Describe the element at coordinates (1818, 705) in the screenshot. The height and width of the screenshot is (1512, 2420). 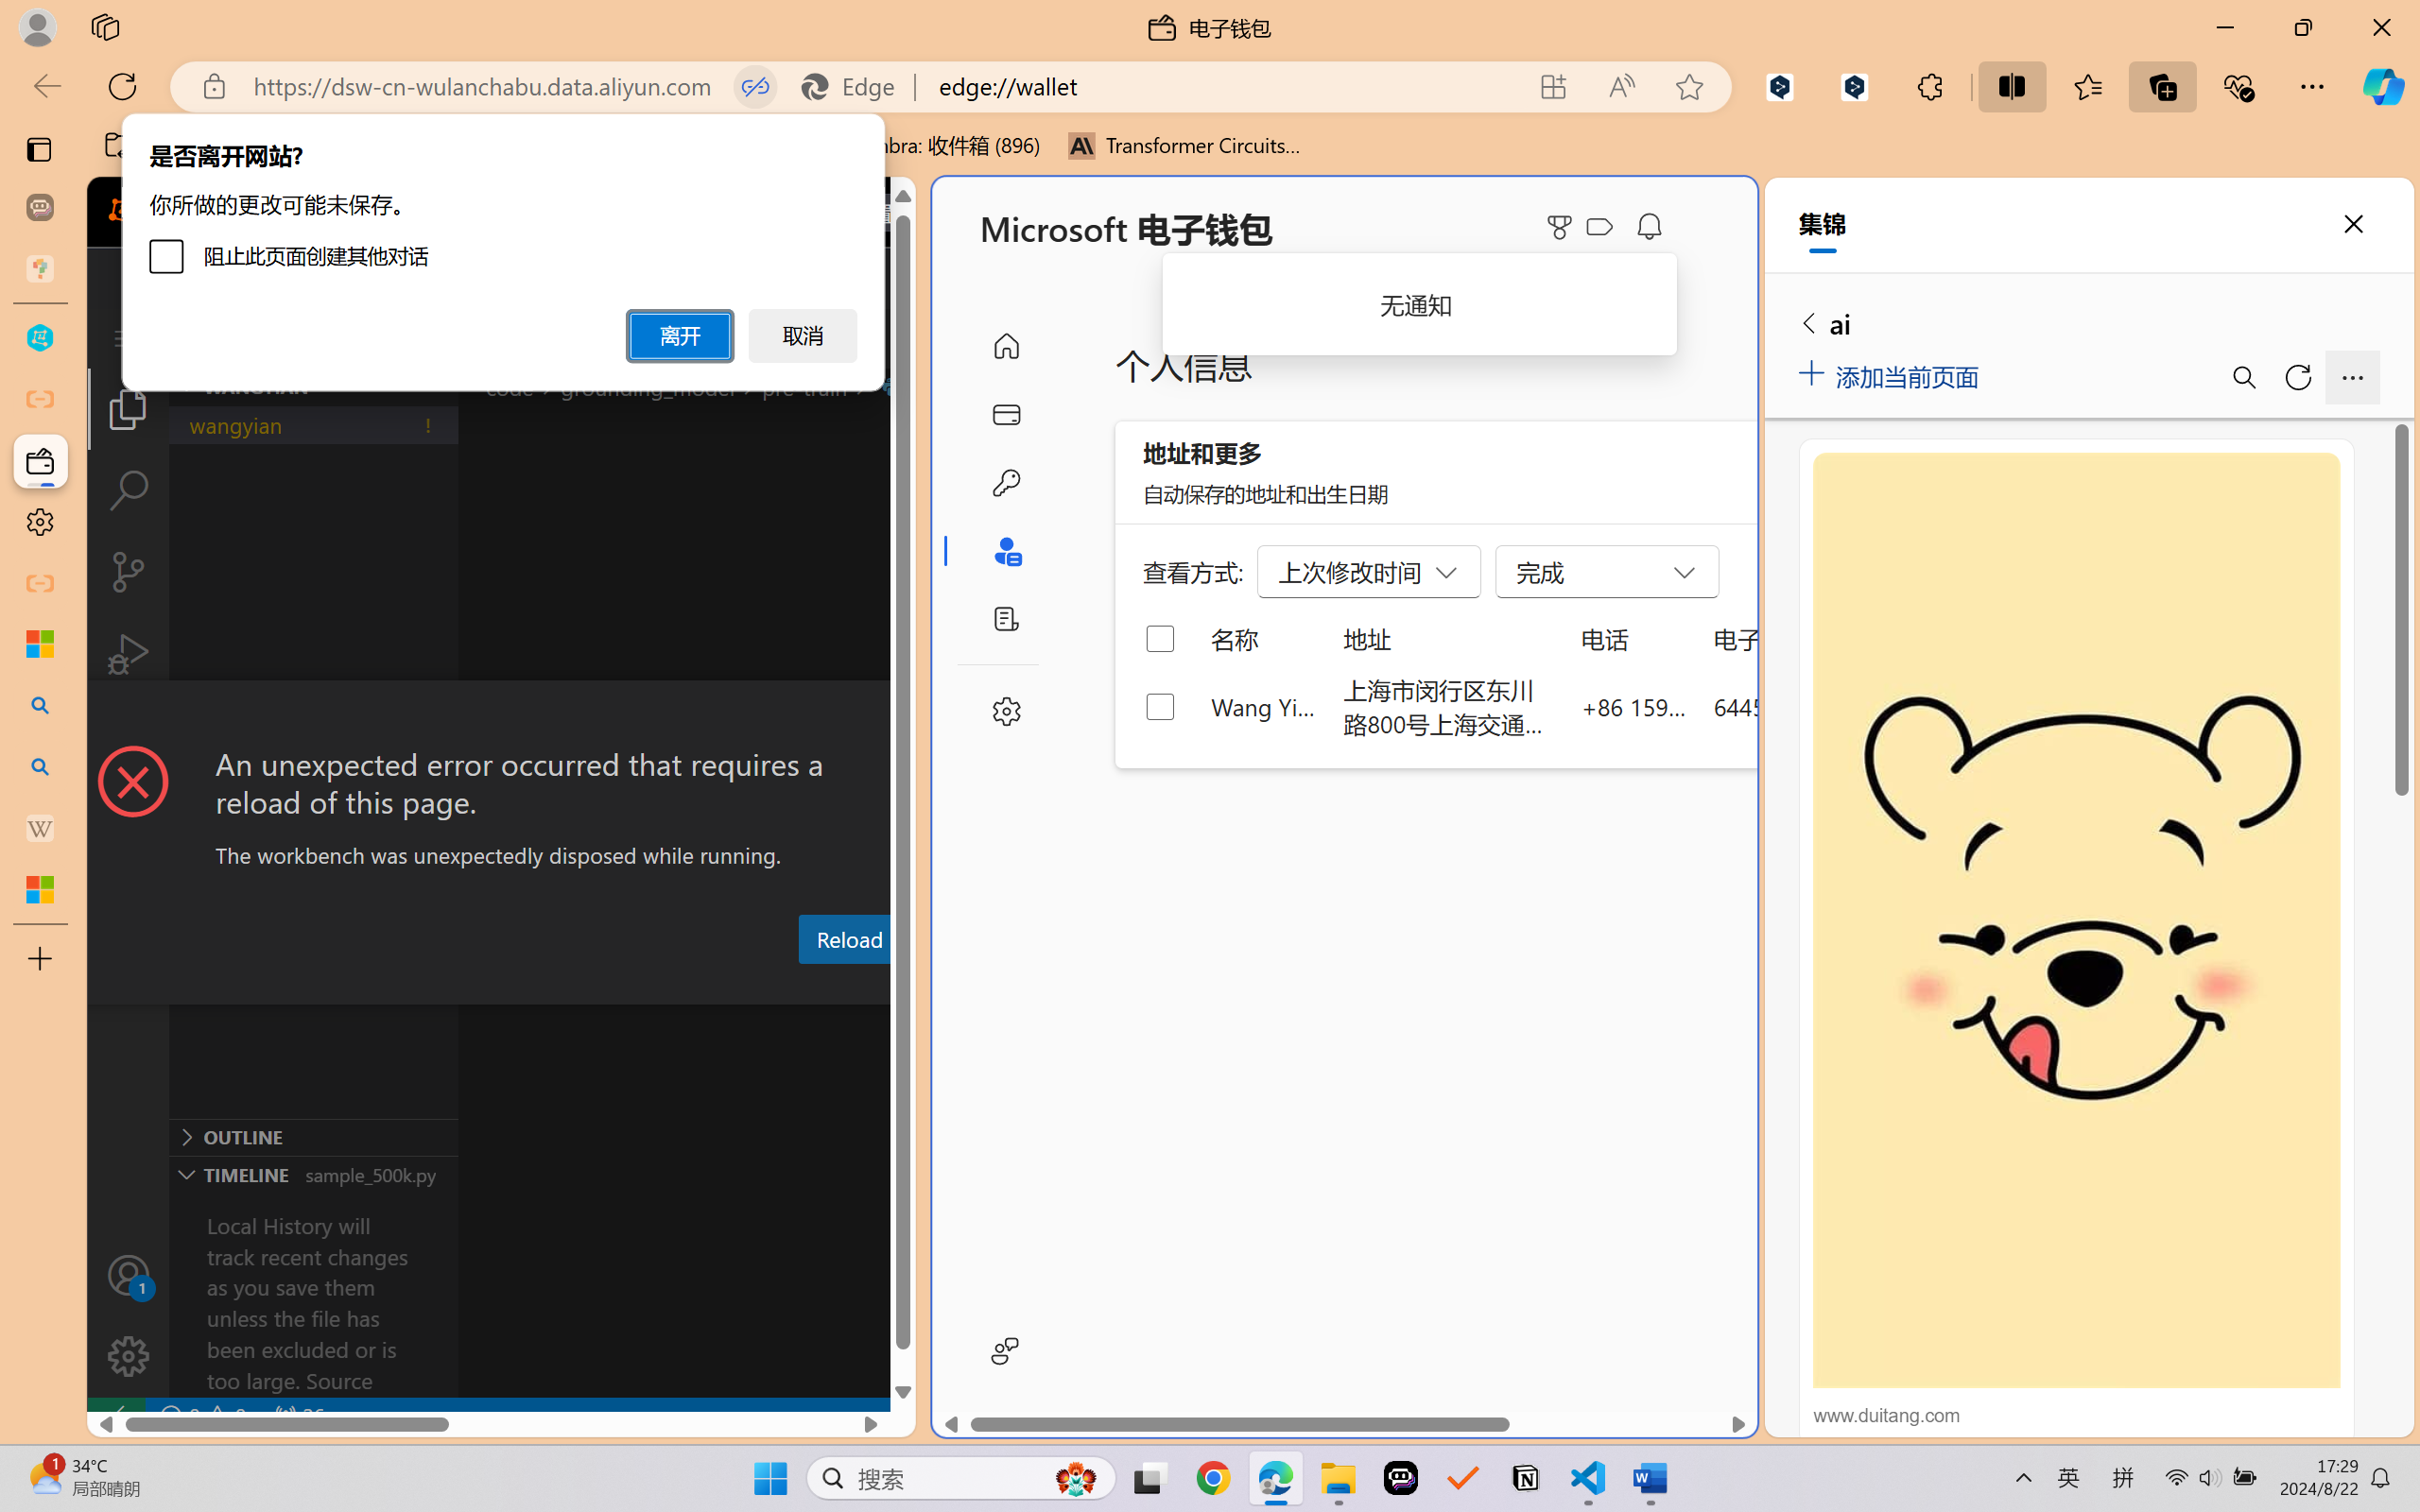
I see `'644553698@qq.com'` at that location.